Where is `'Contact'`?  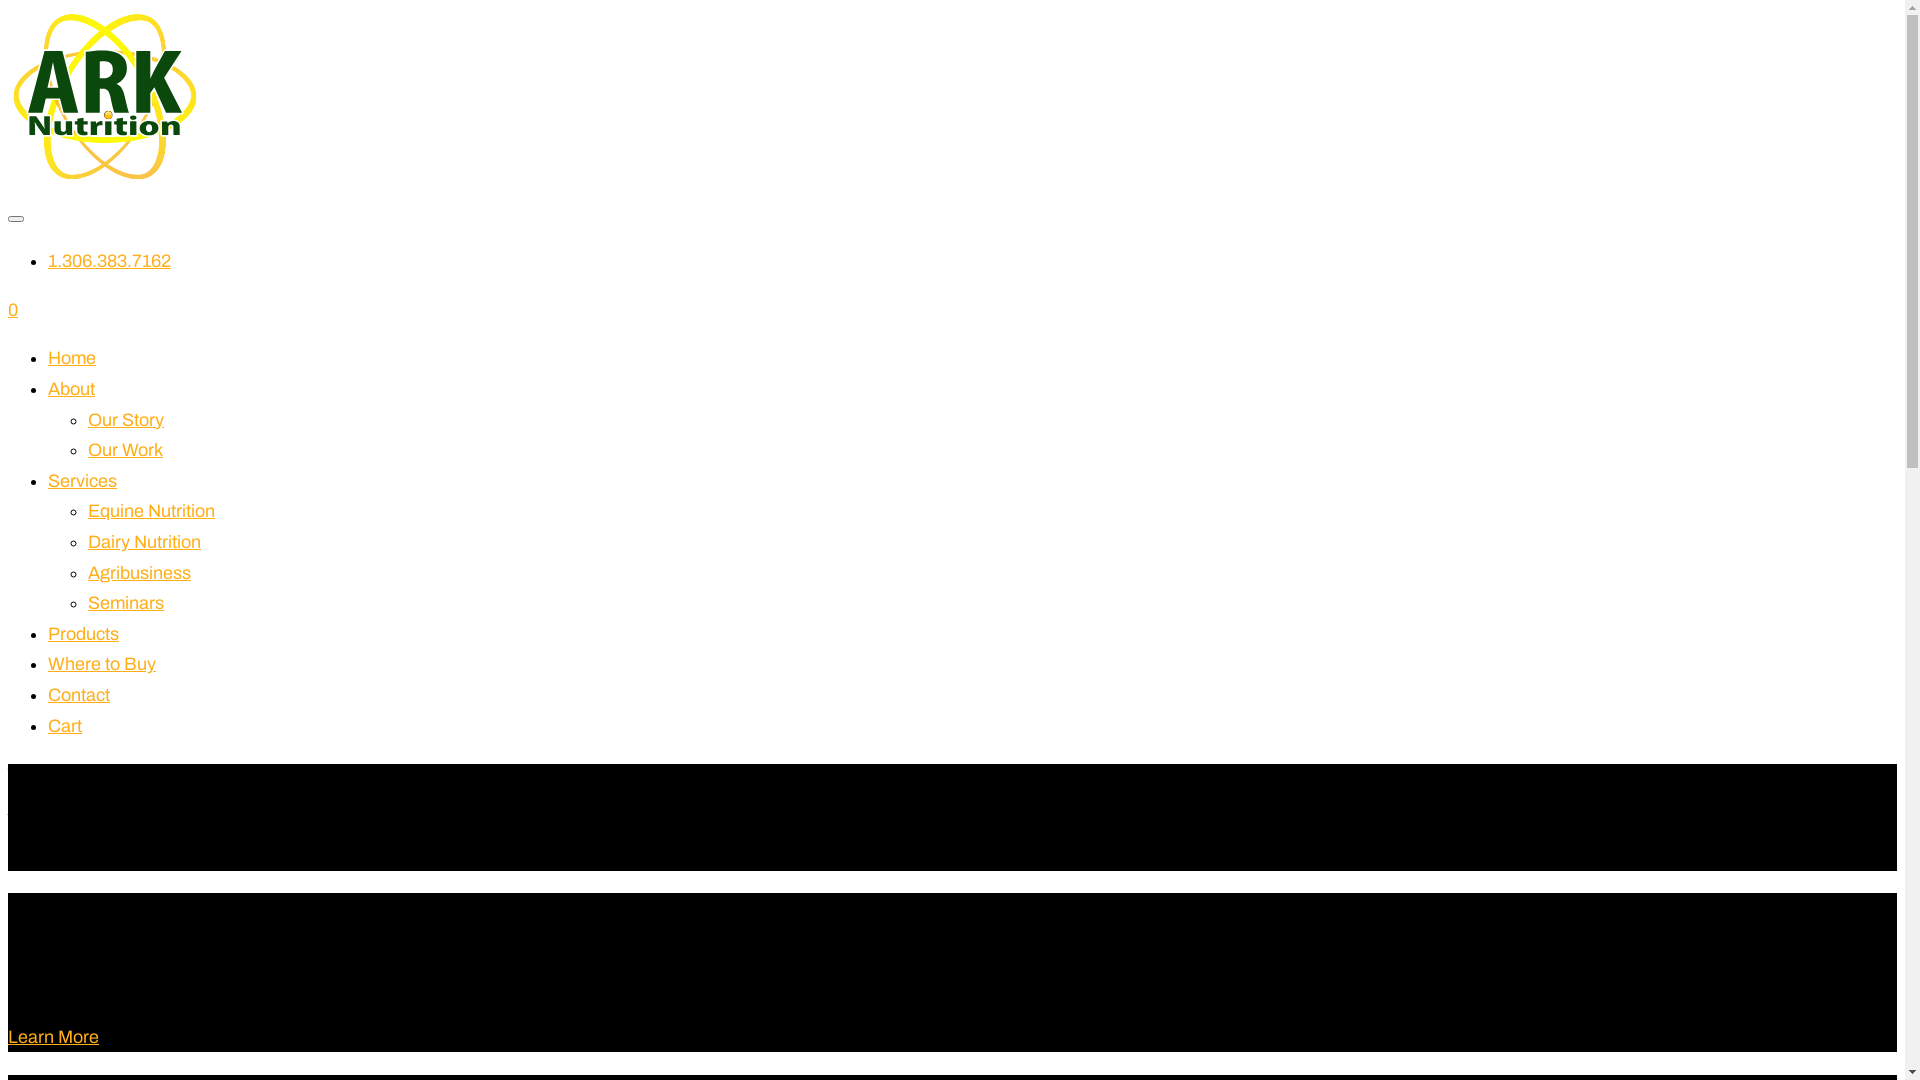
'Contact' is located at coordinates (48, 693).